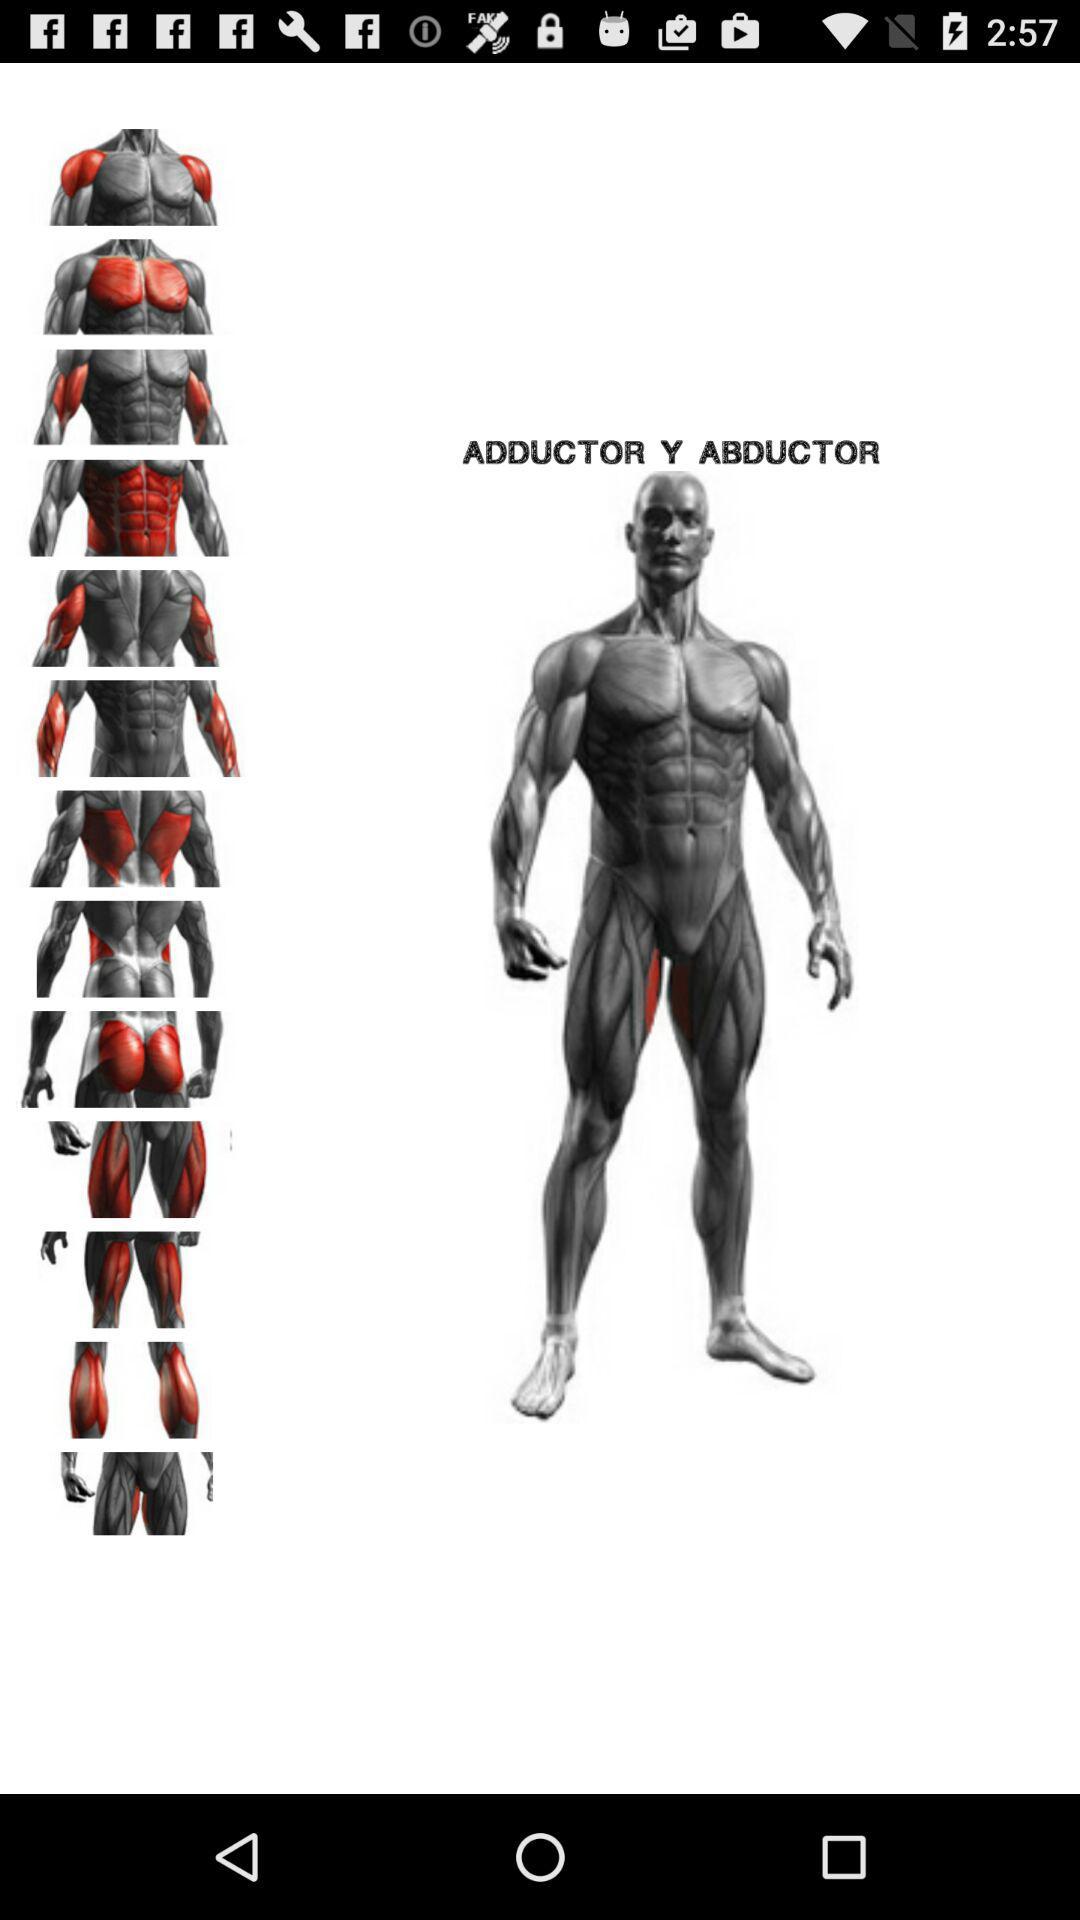 This screenshot has height=1920, width=1080. What do you see at coordinates (131, 1382) in the screenshot?
I see `selected body part` at bounding box center [131, 1382].